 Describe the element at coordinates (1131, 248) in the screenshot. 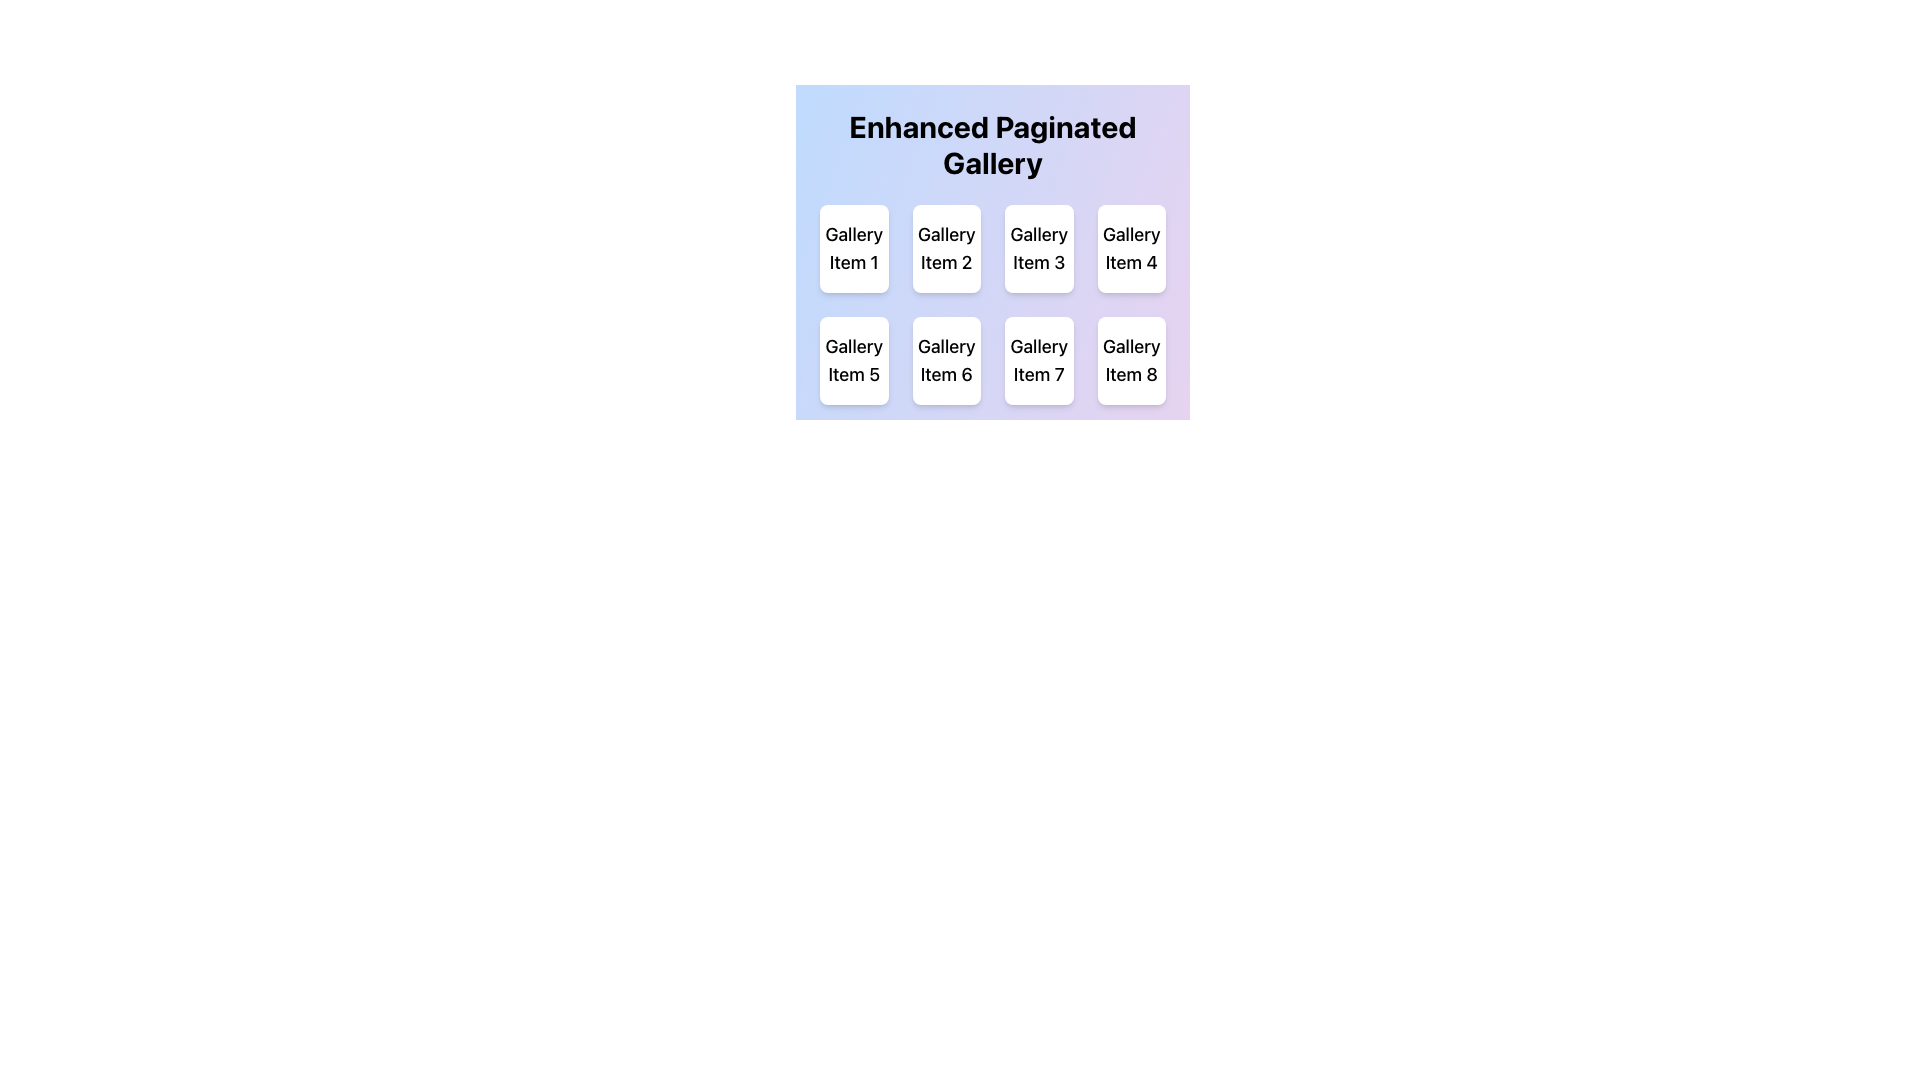

I see `the fourth item in the grid of the Enhanced Paginated Gallery, which serves as a visual representation of a gallery item` at that location.